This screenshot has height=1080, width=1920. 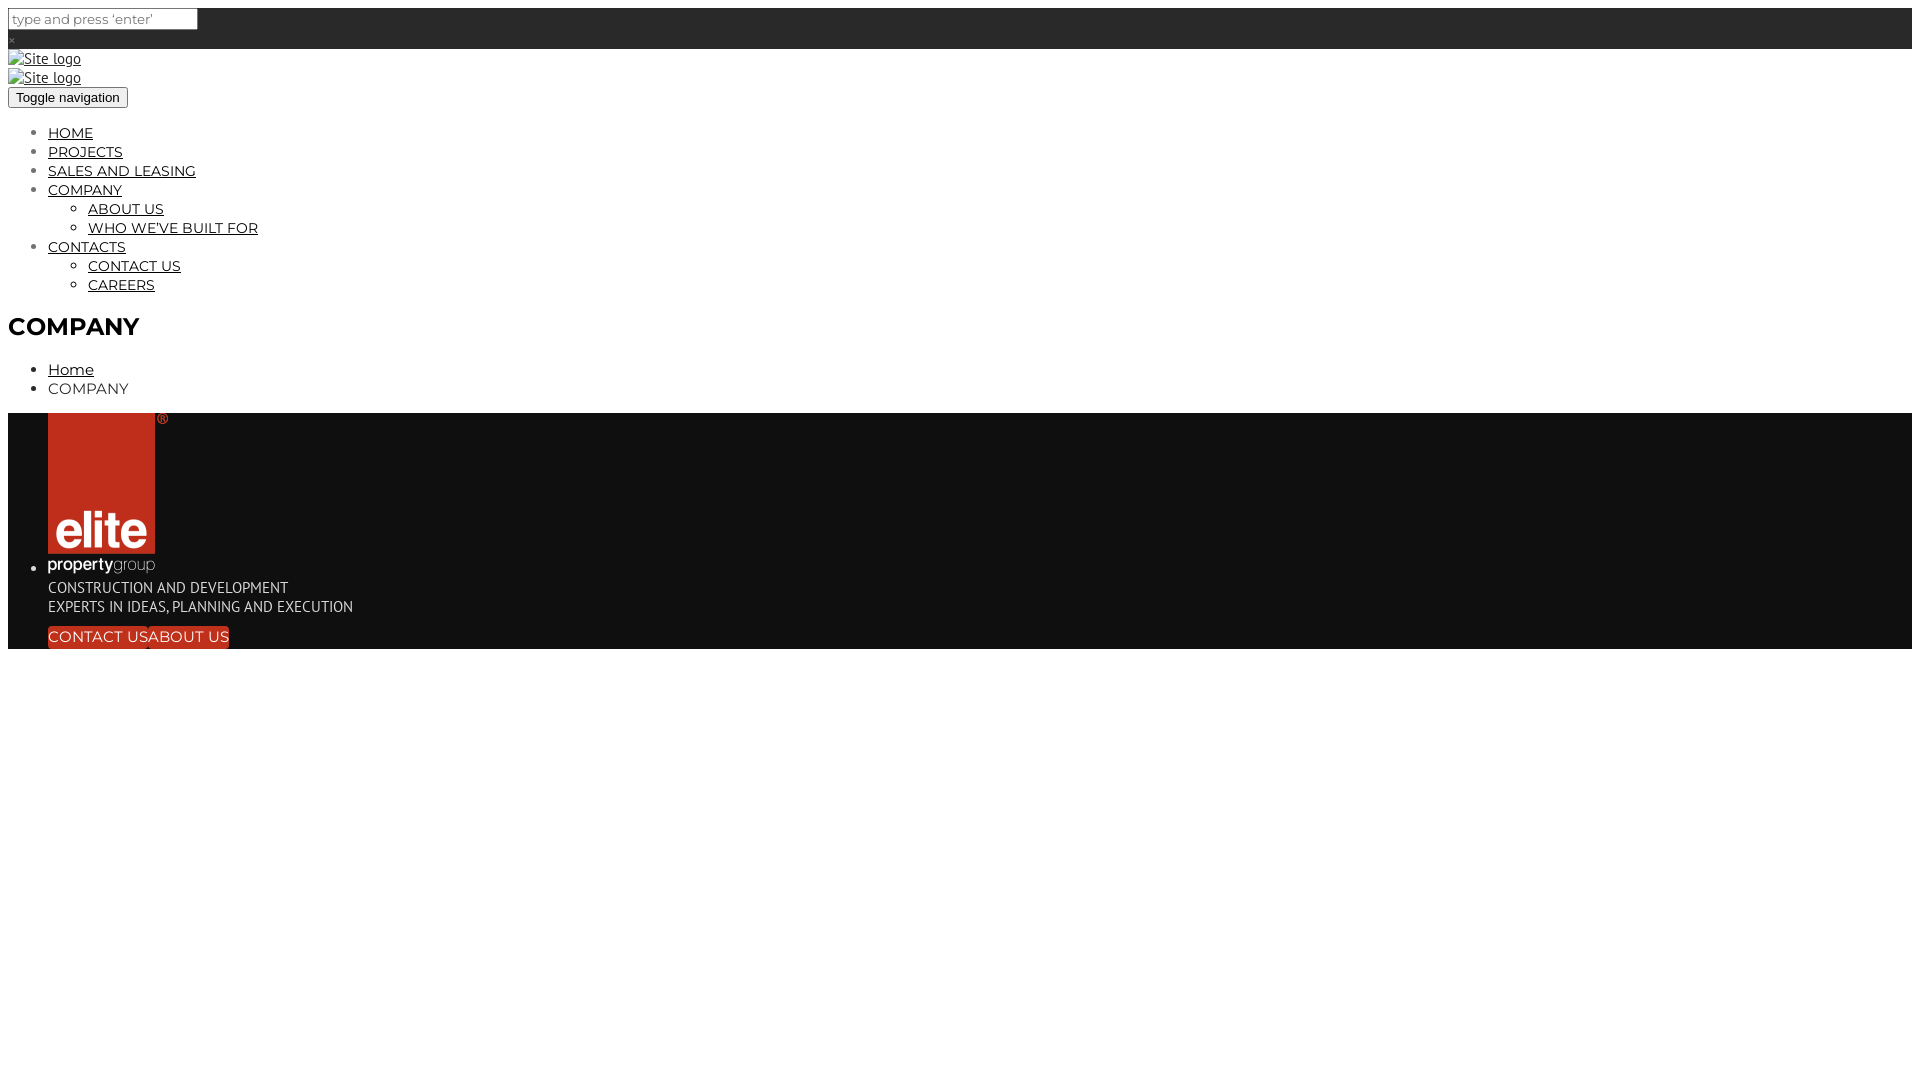 I want to click on 'SALES AND LEASING', so click(x=120, y=169).